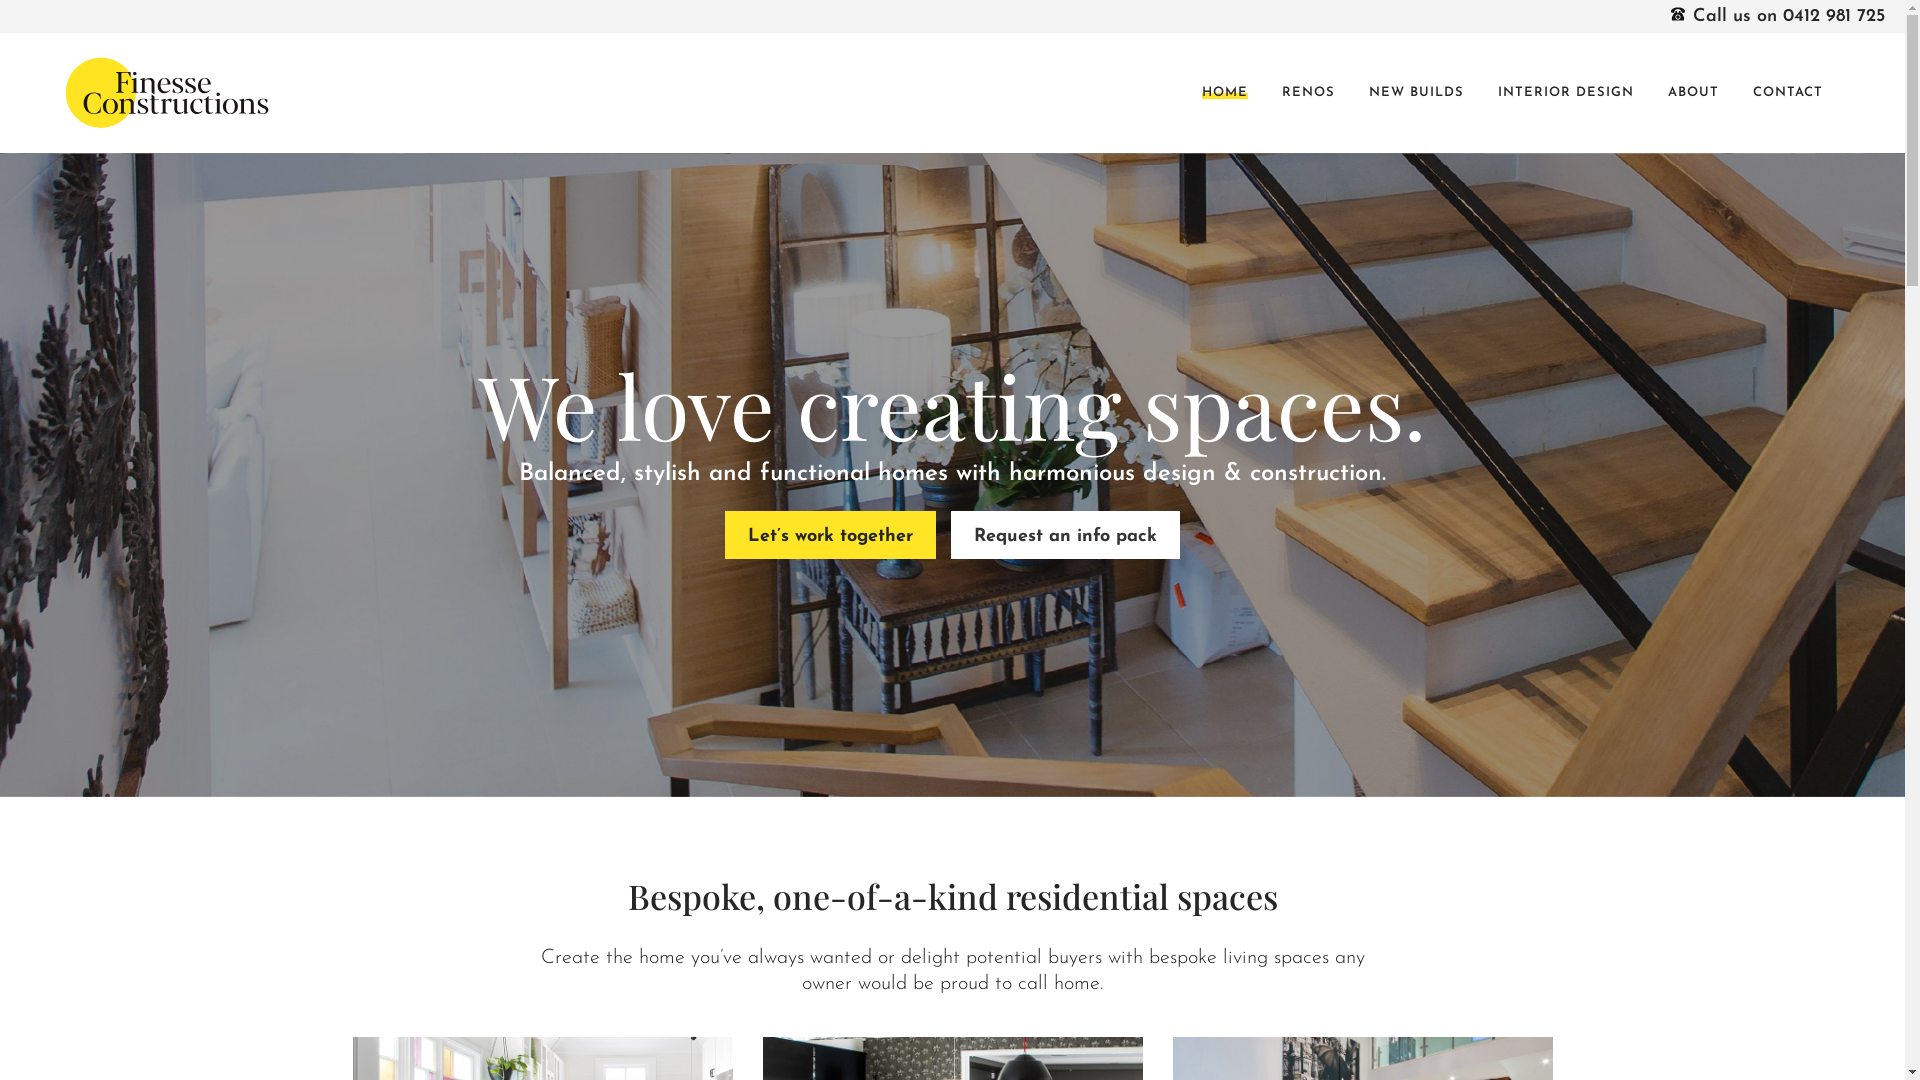 The width and height of the screenshot is (1920, 1080). I want to click on 'NEW BUILDS', so click(1415, 92).